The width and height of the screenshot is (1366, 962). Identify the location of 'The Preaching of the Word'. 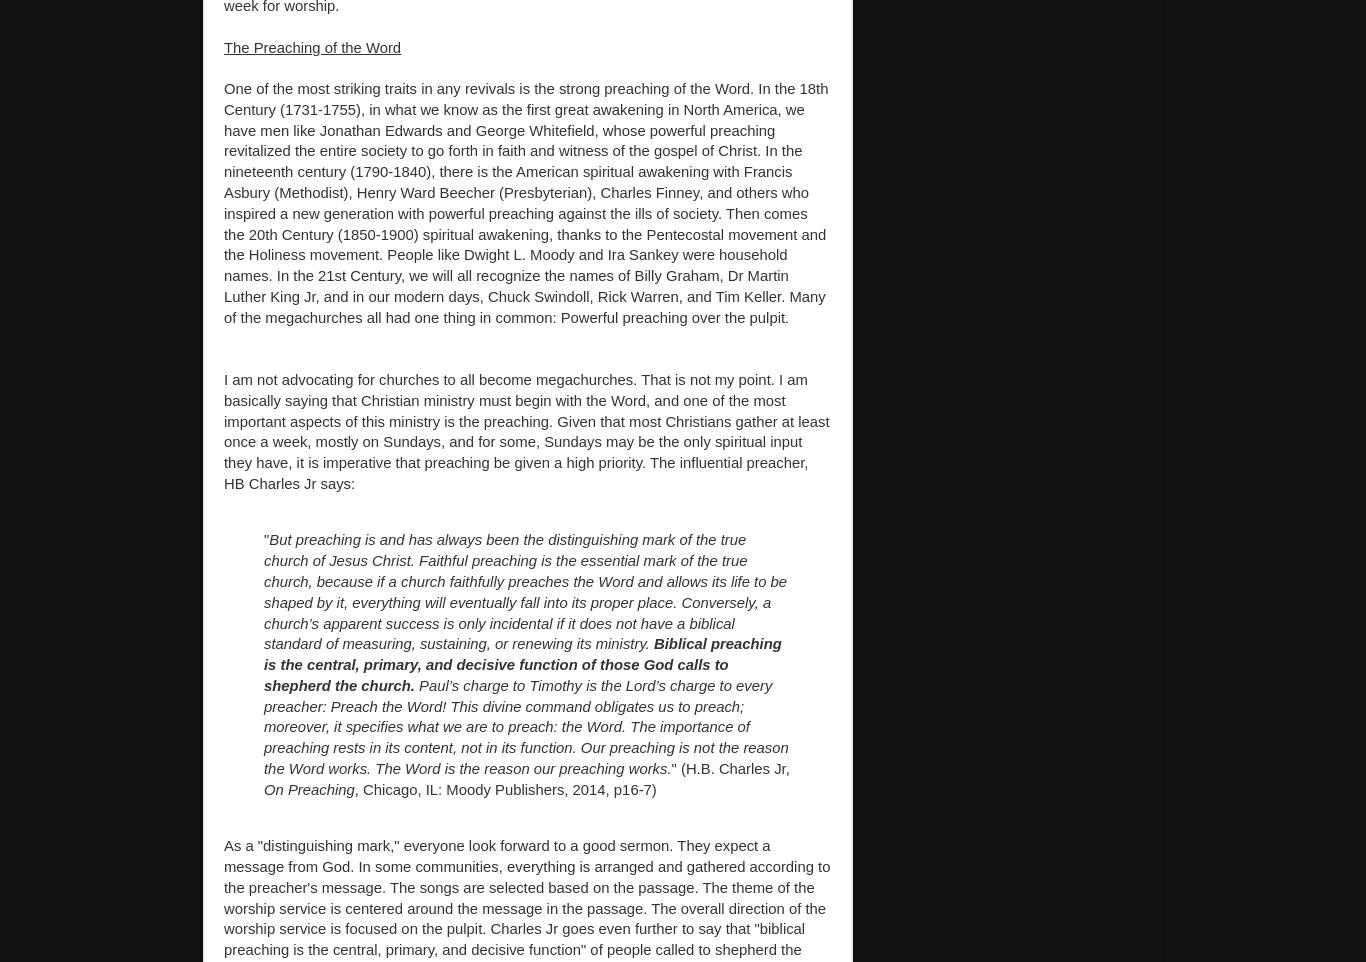
(223, 46).